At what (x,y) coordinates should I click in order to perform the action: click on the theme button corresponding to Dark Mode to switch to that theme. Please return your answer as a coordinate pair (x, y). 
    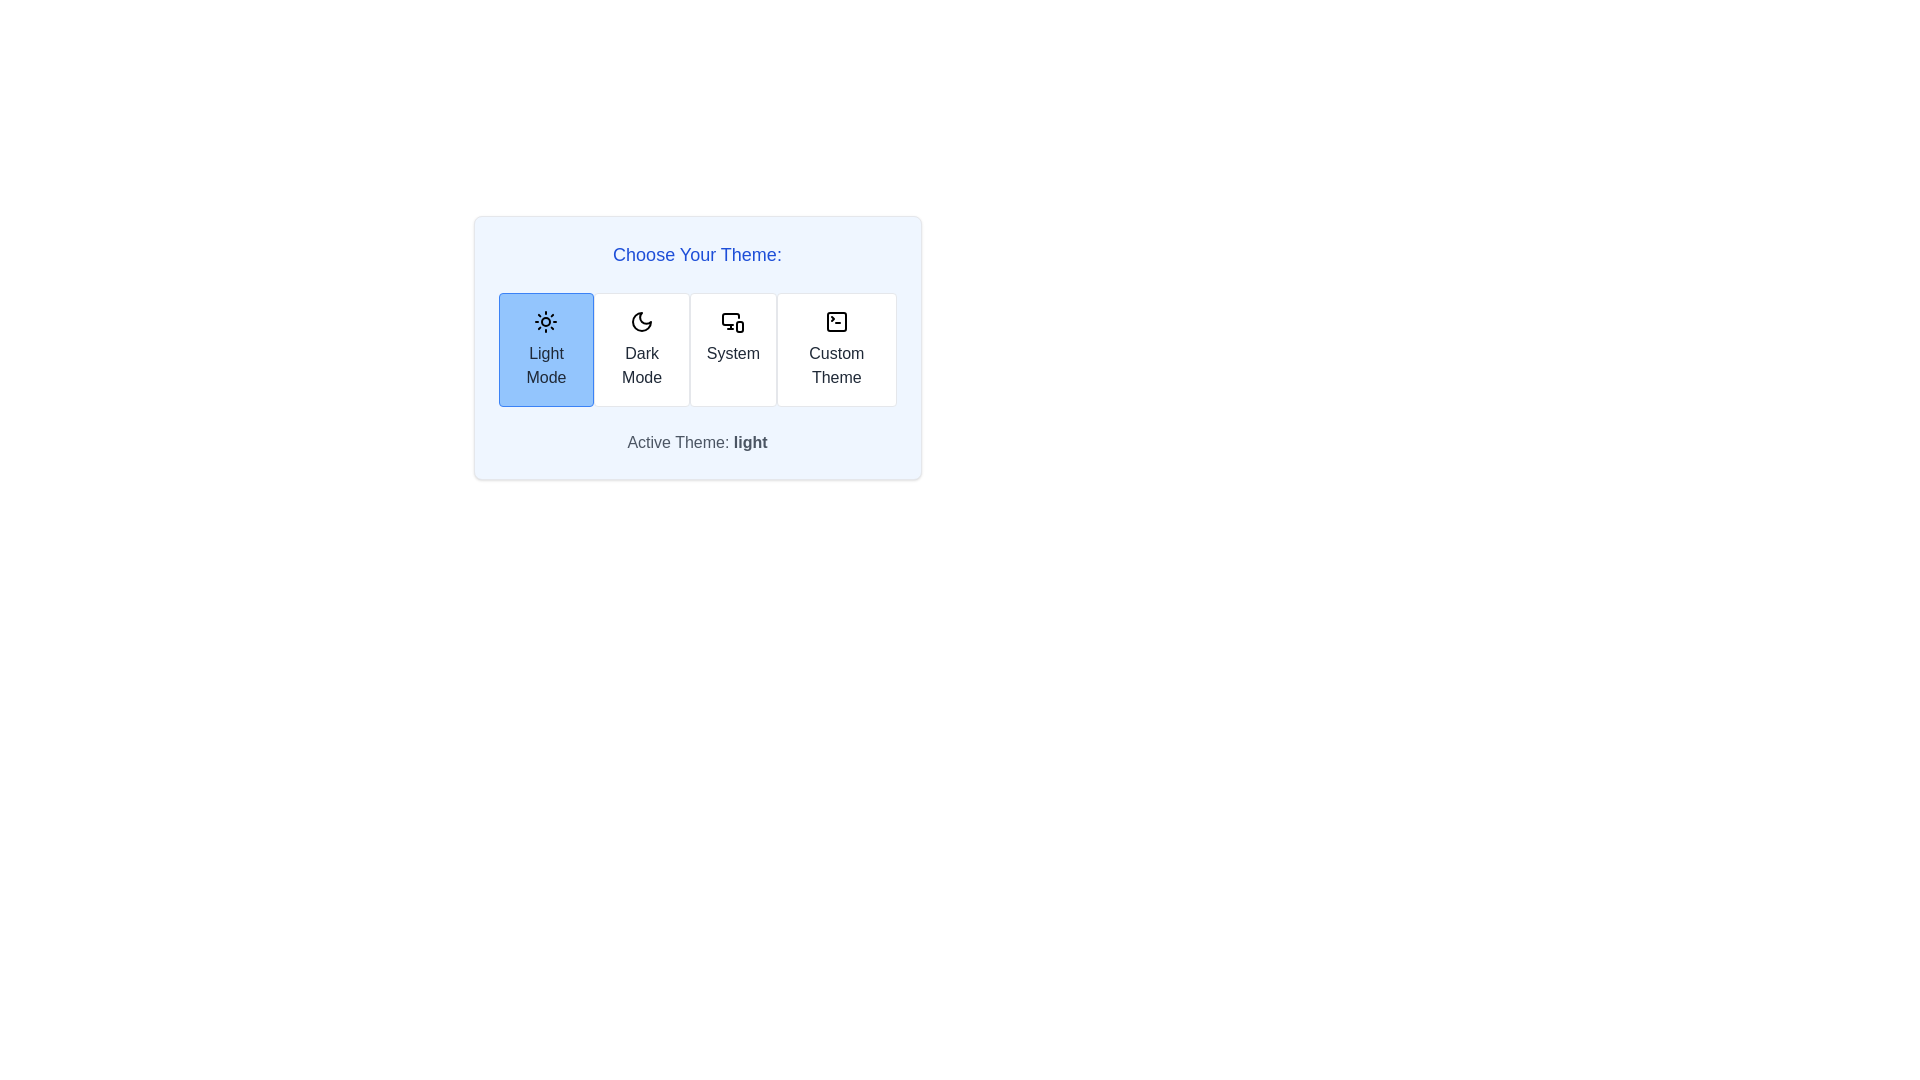
    Looking at the image, I should click on (642, 349).